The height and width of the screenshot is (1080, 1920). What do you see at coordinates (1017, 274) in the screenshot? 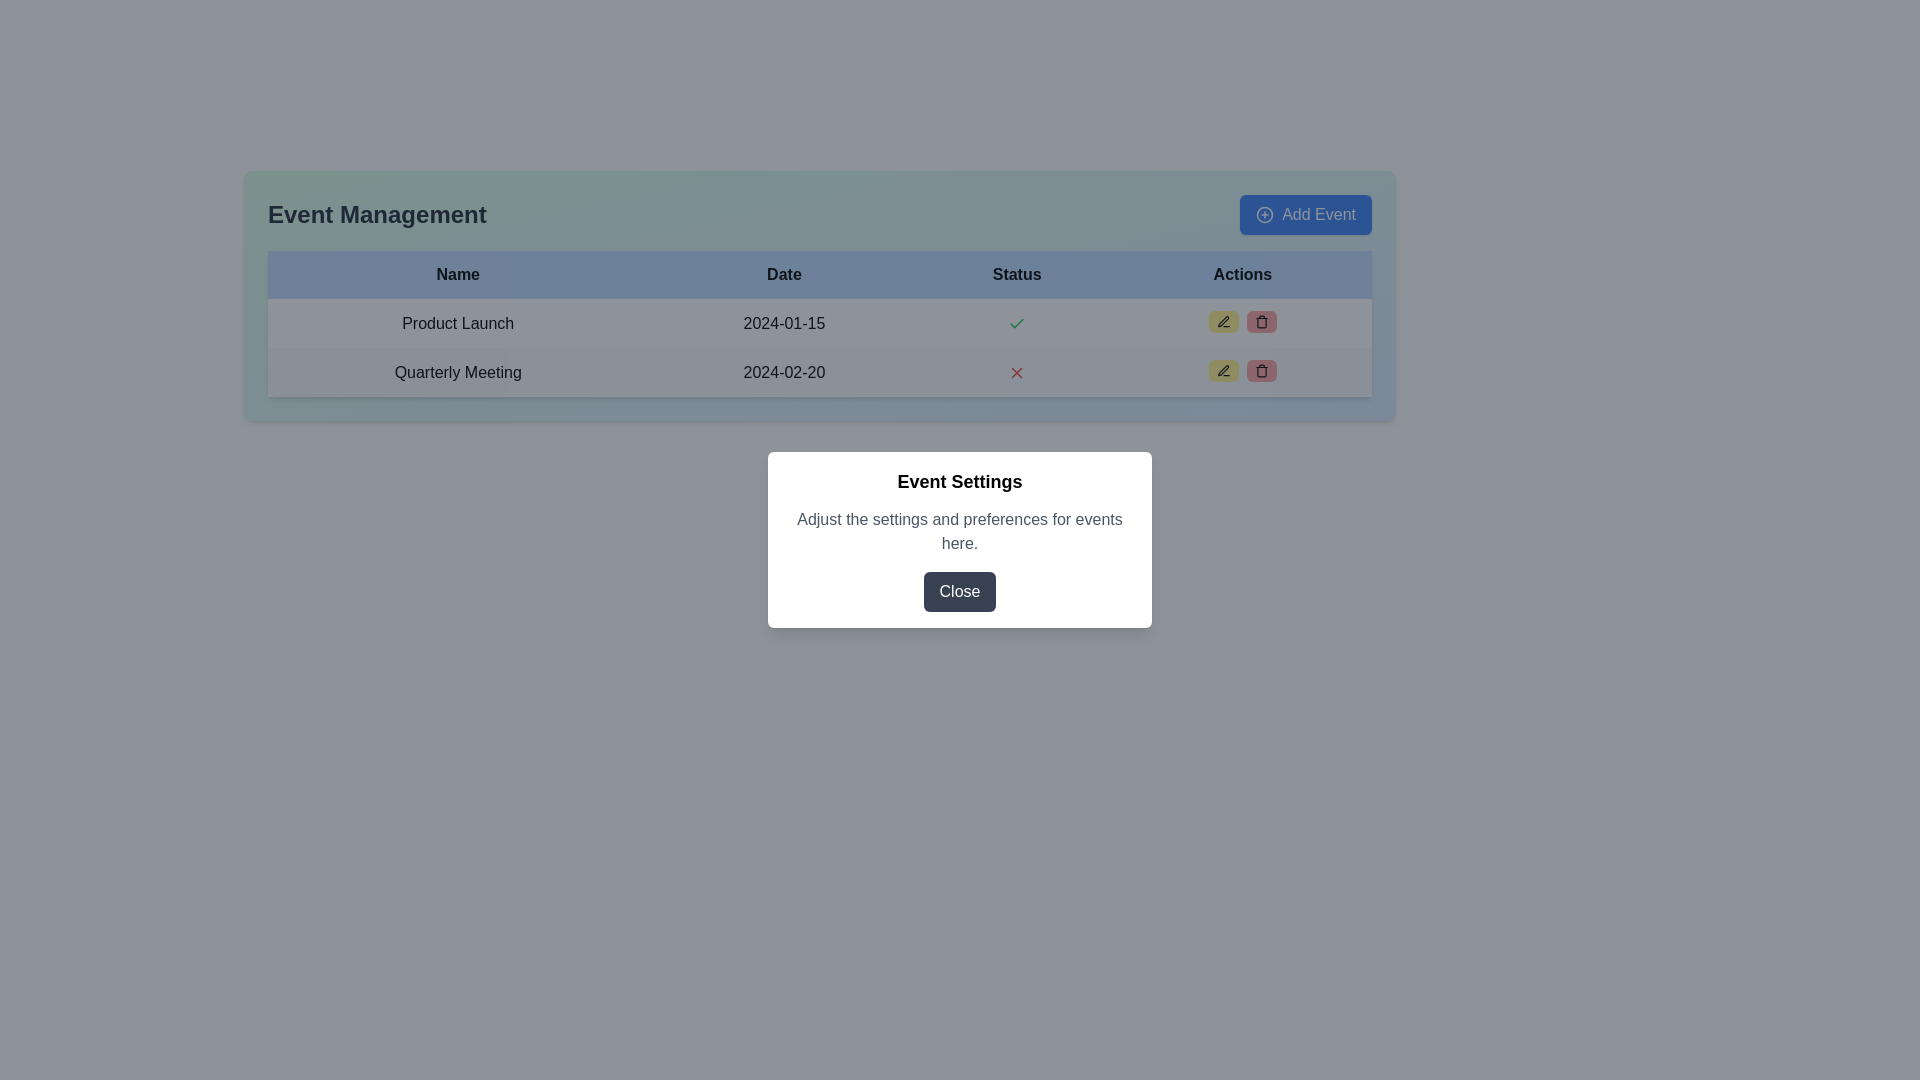
I see `the 'Status' header label in the Event Management table, which describes the status of events` at bounding box center [1017, 274].